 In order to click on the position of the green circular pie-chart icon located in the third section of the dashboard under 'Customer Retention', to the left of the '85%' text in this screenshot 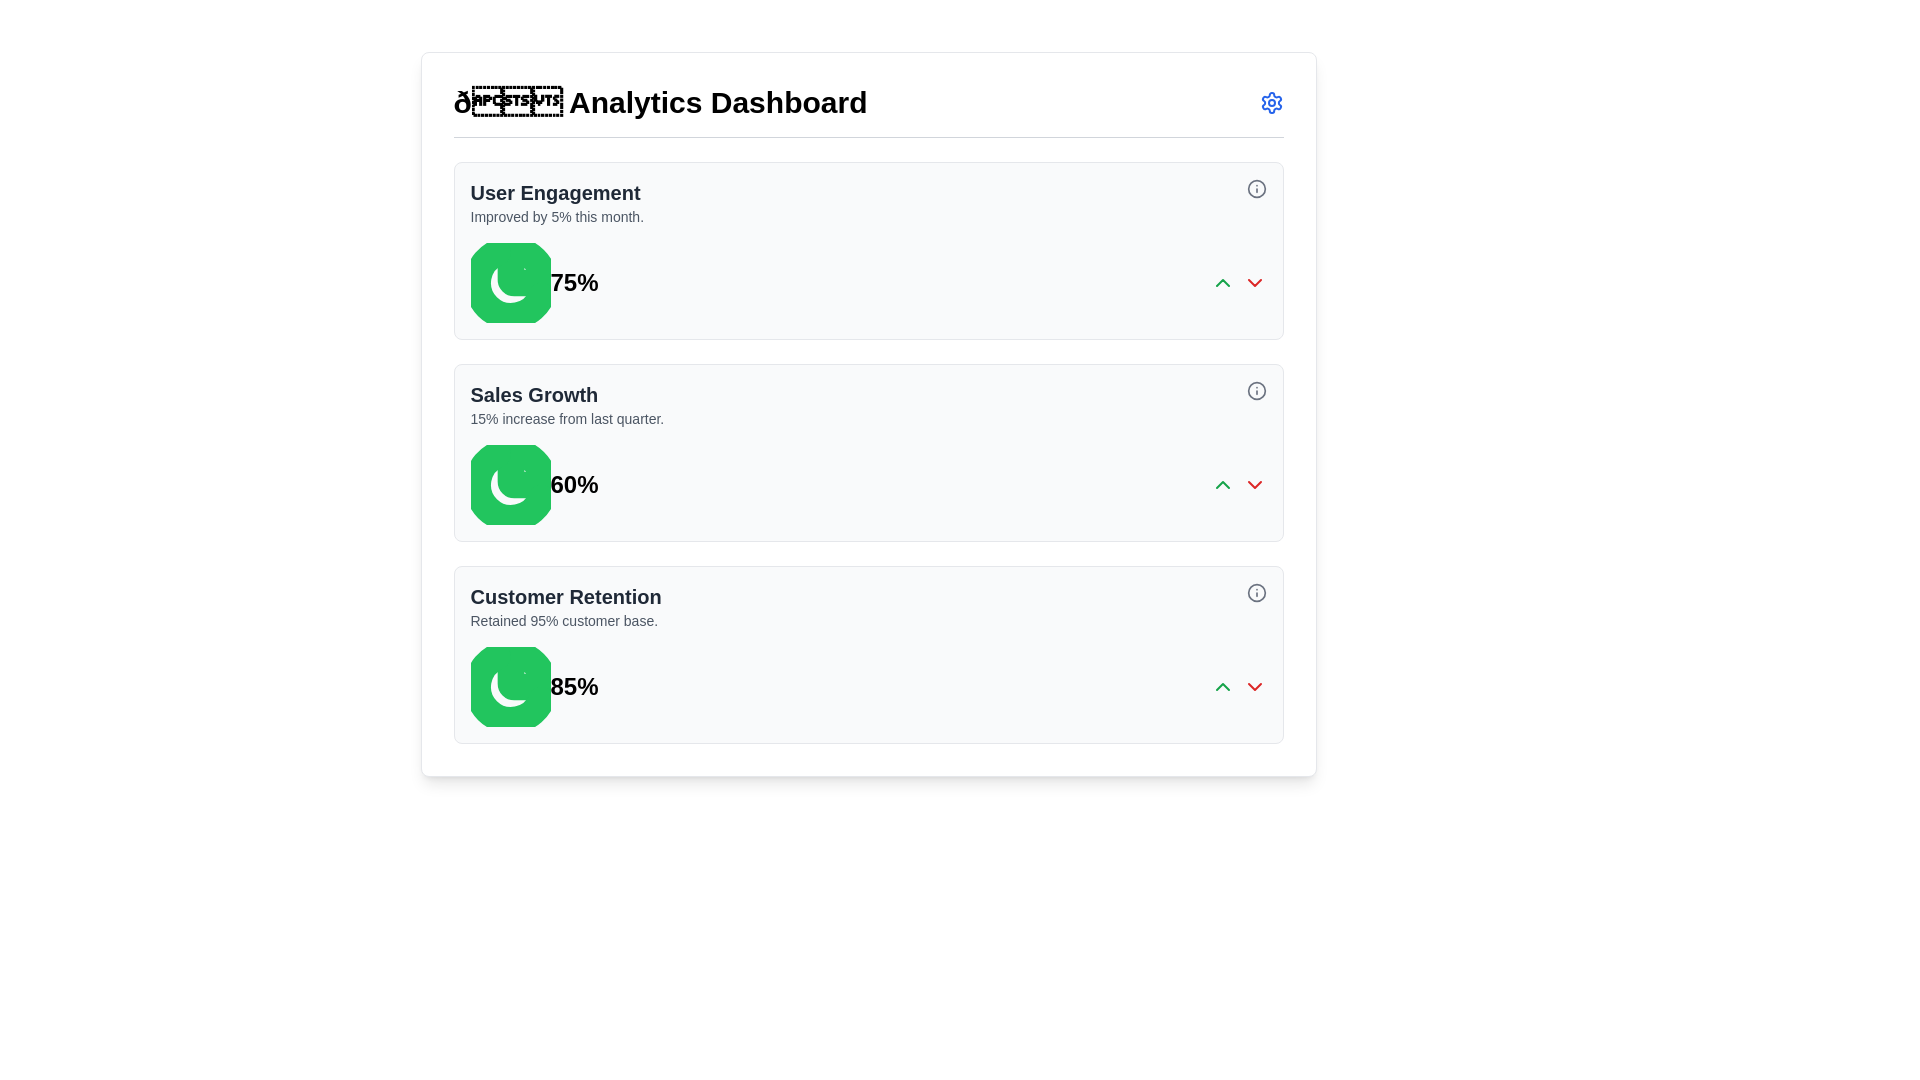, I will do `click(510, 685)`.